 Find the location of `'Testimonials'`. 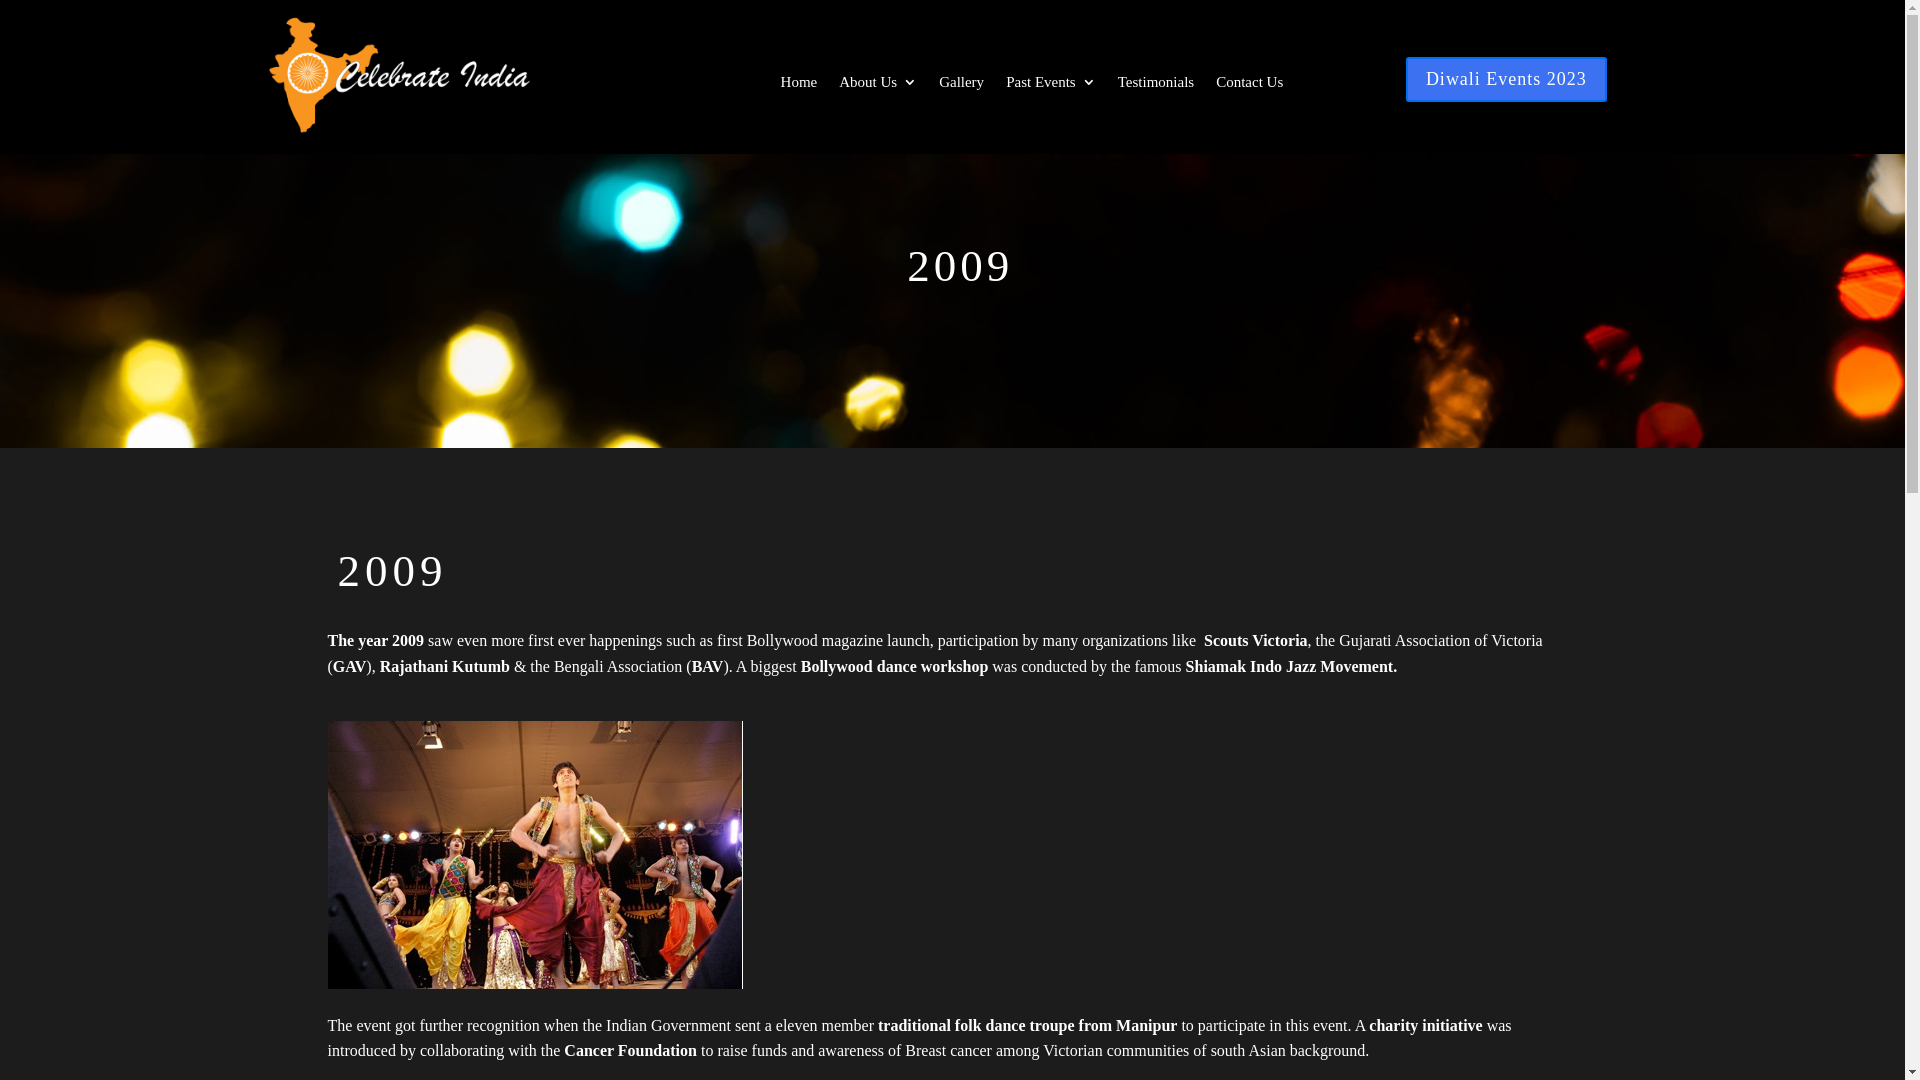

'Testimonials' is located at coordinates (1156, 84).